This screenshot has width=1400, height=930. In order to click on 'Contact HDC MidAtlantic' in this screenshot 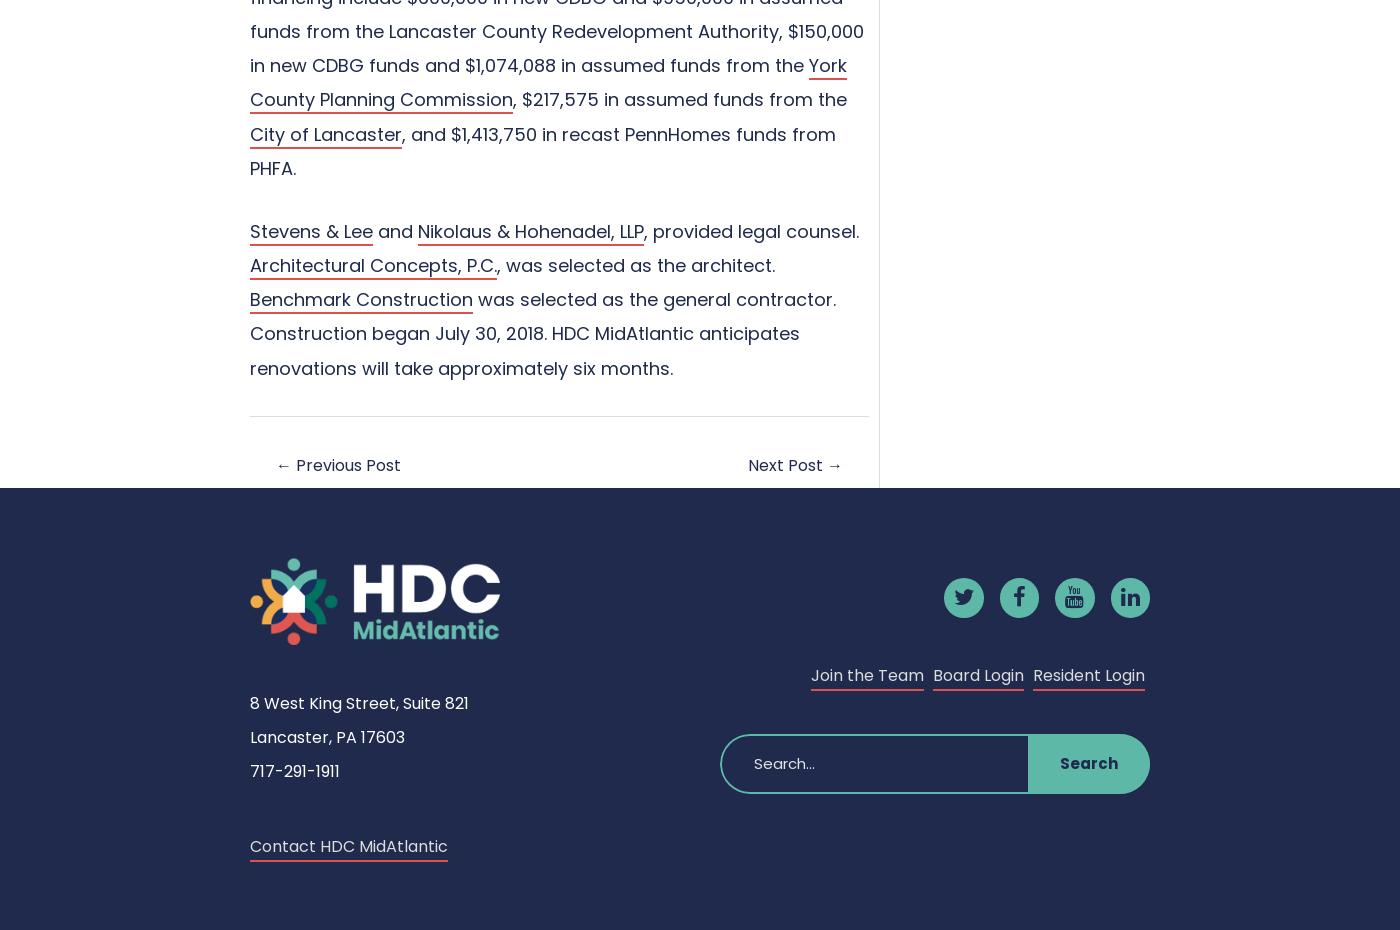, I will do `click(349, 845)`.